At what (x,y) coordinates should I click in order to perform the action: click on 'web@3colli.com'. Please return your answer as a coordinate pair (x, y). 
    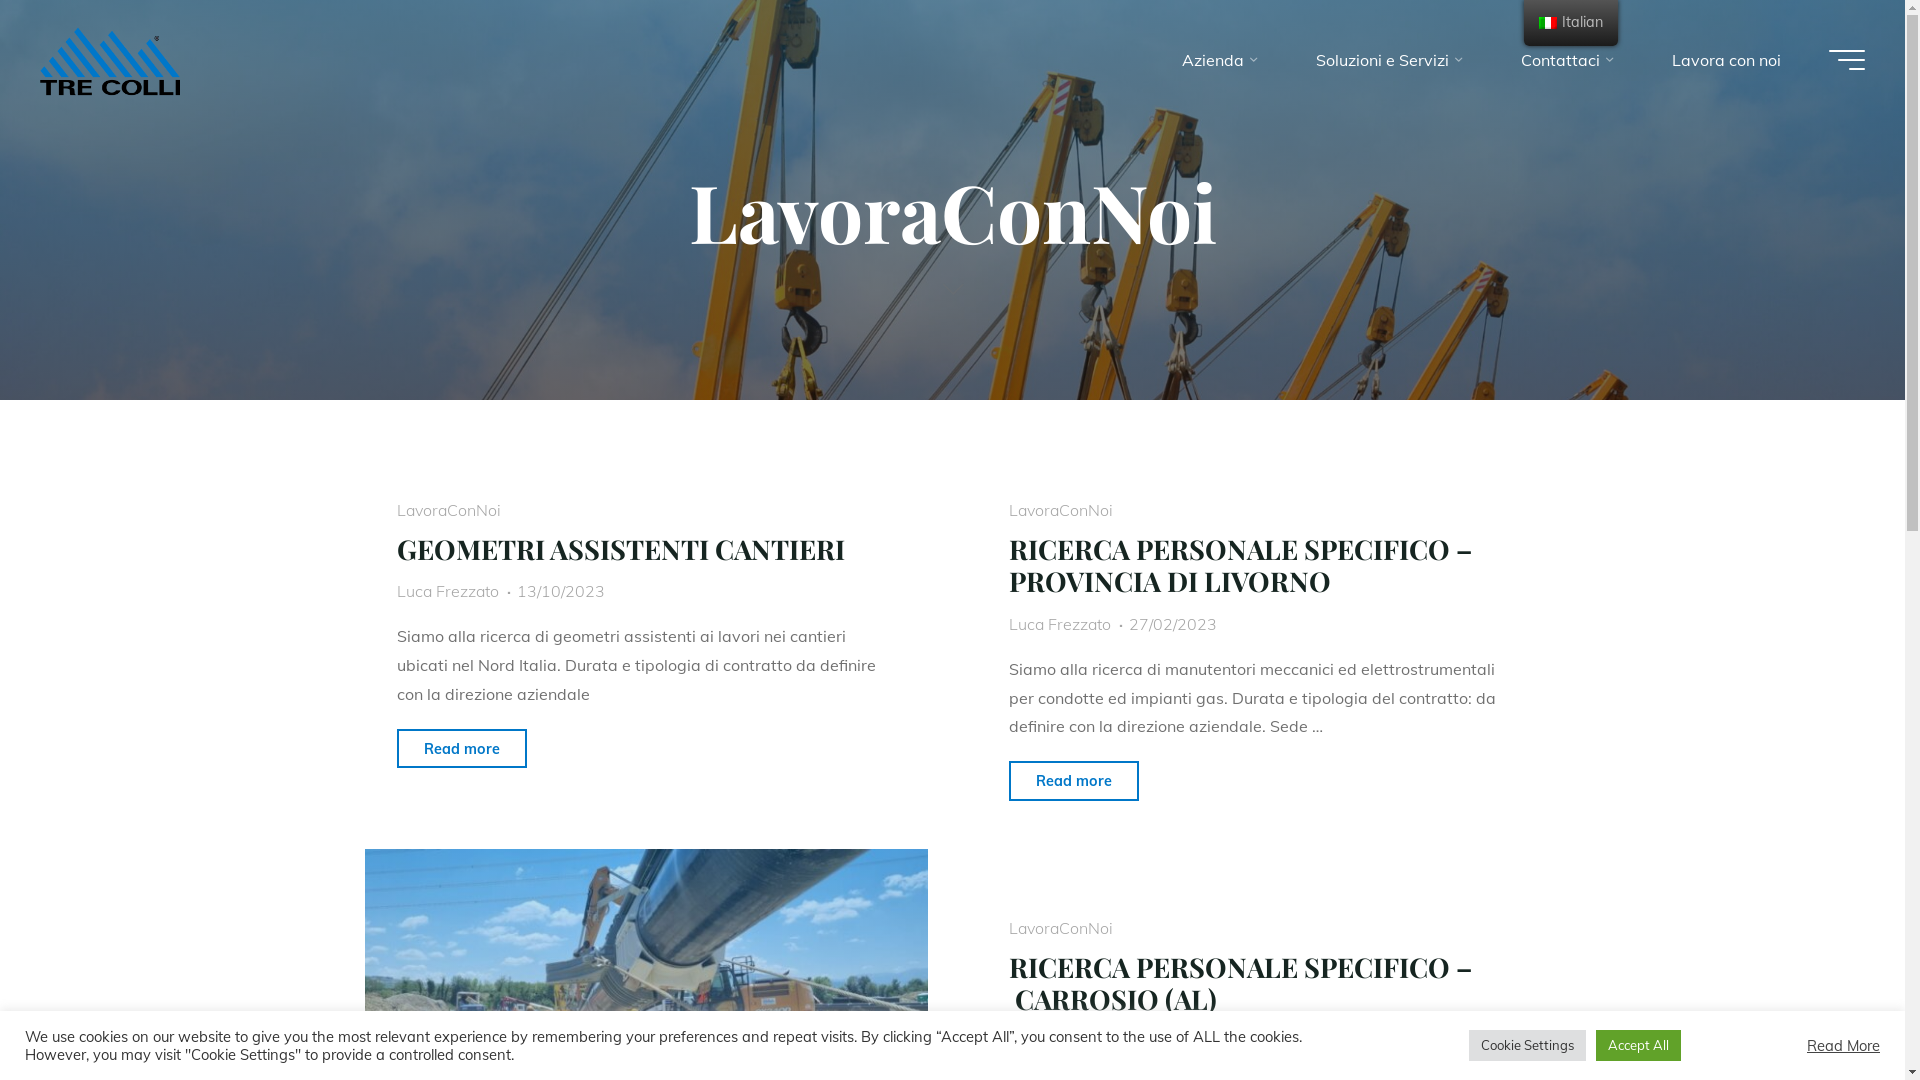
    Looking at the image, I should click on (1068, 1040).